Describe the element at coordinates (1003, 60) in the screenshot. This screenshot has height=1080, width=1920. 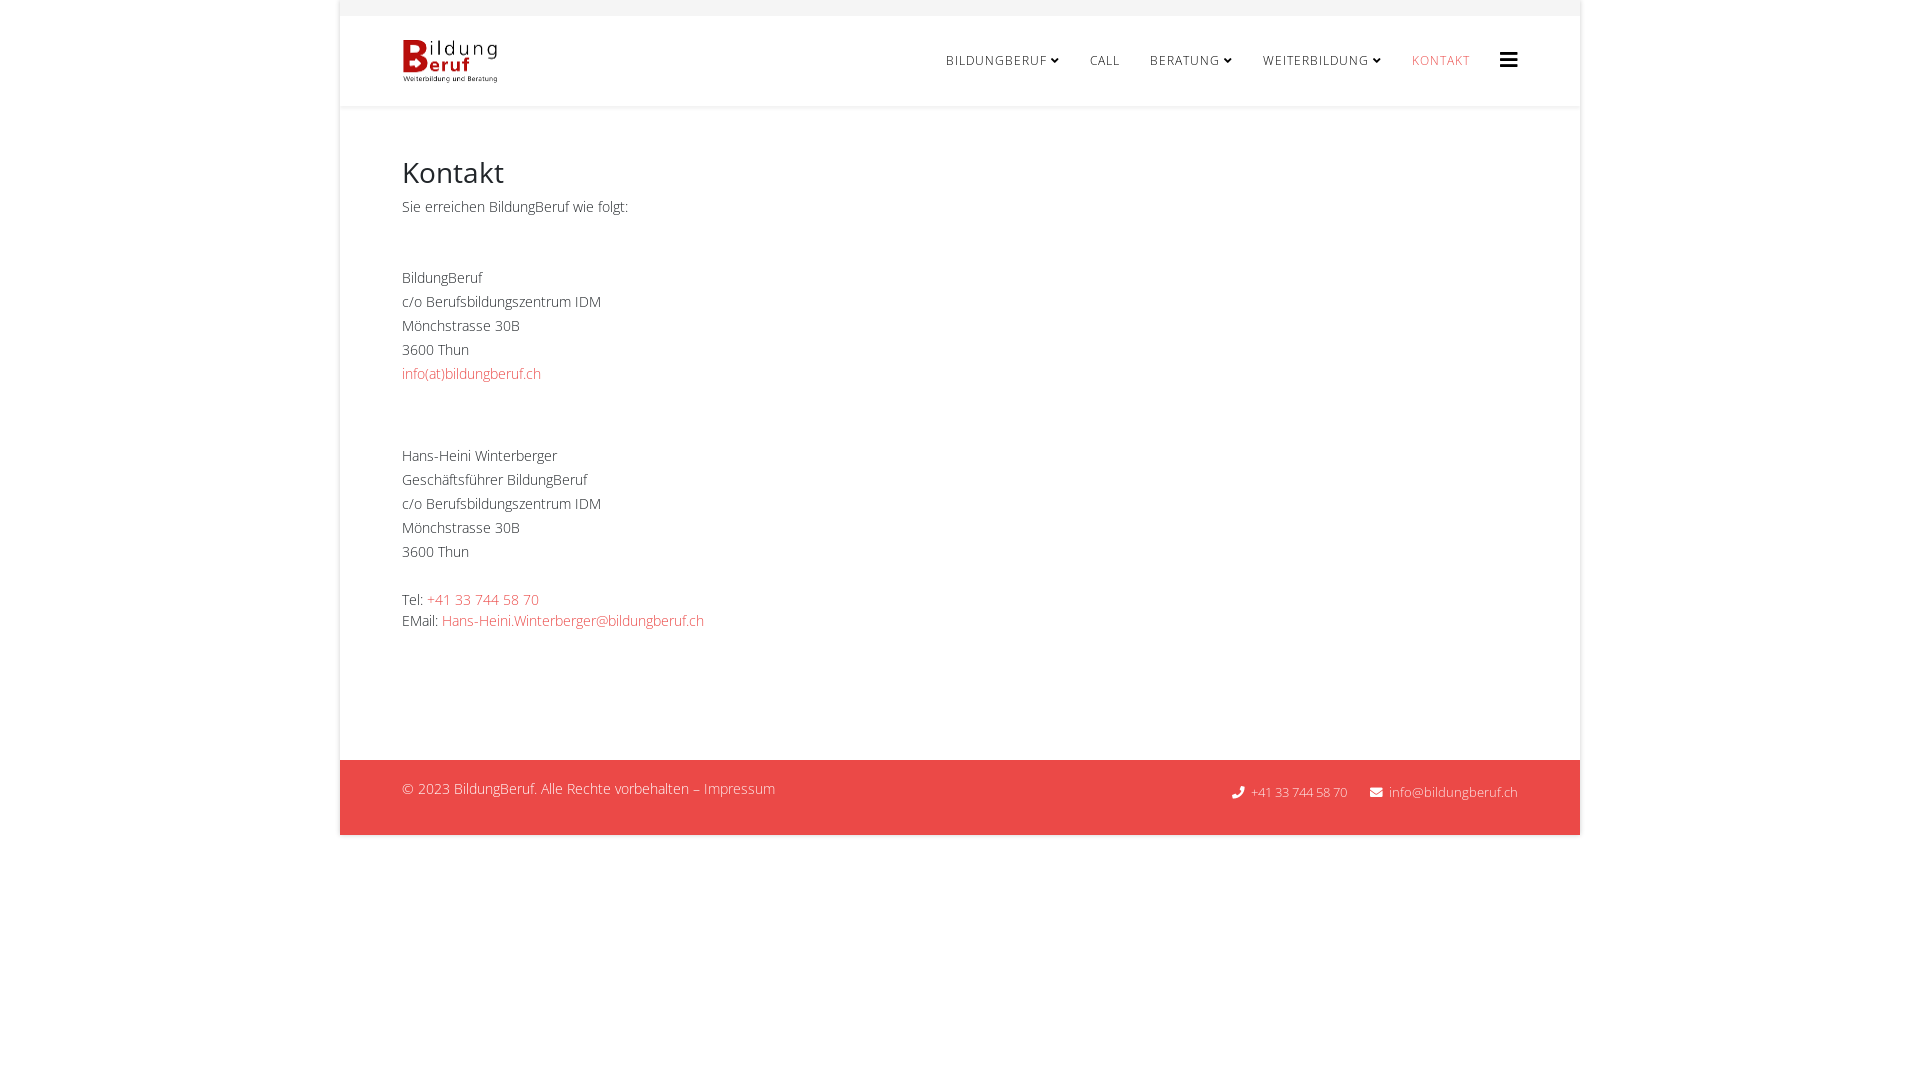
I see `'BILDUNGBERUF'` at that location.